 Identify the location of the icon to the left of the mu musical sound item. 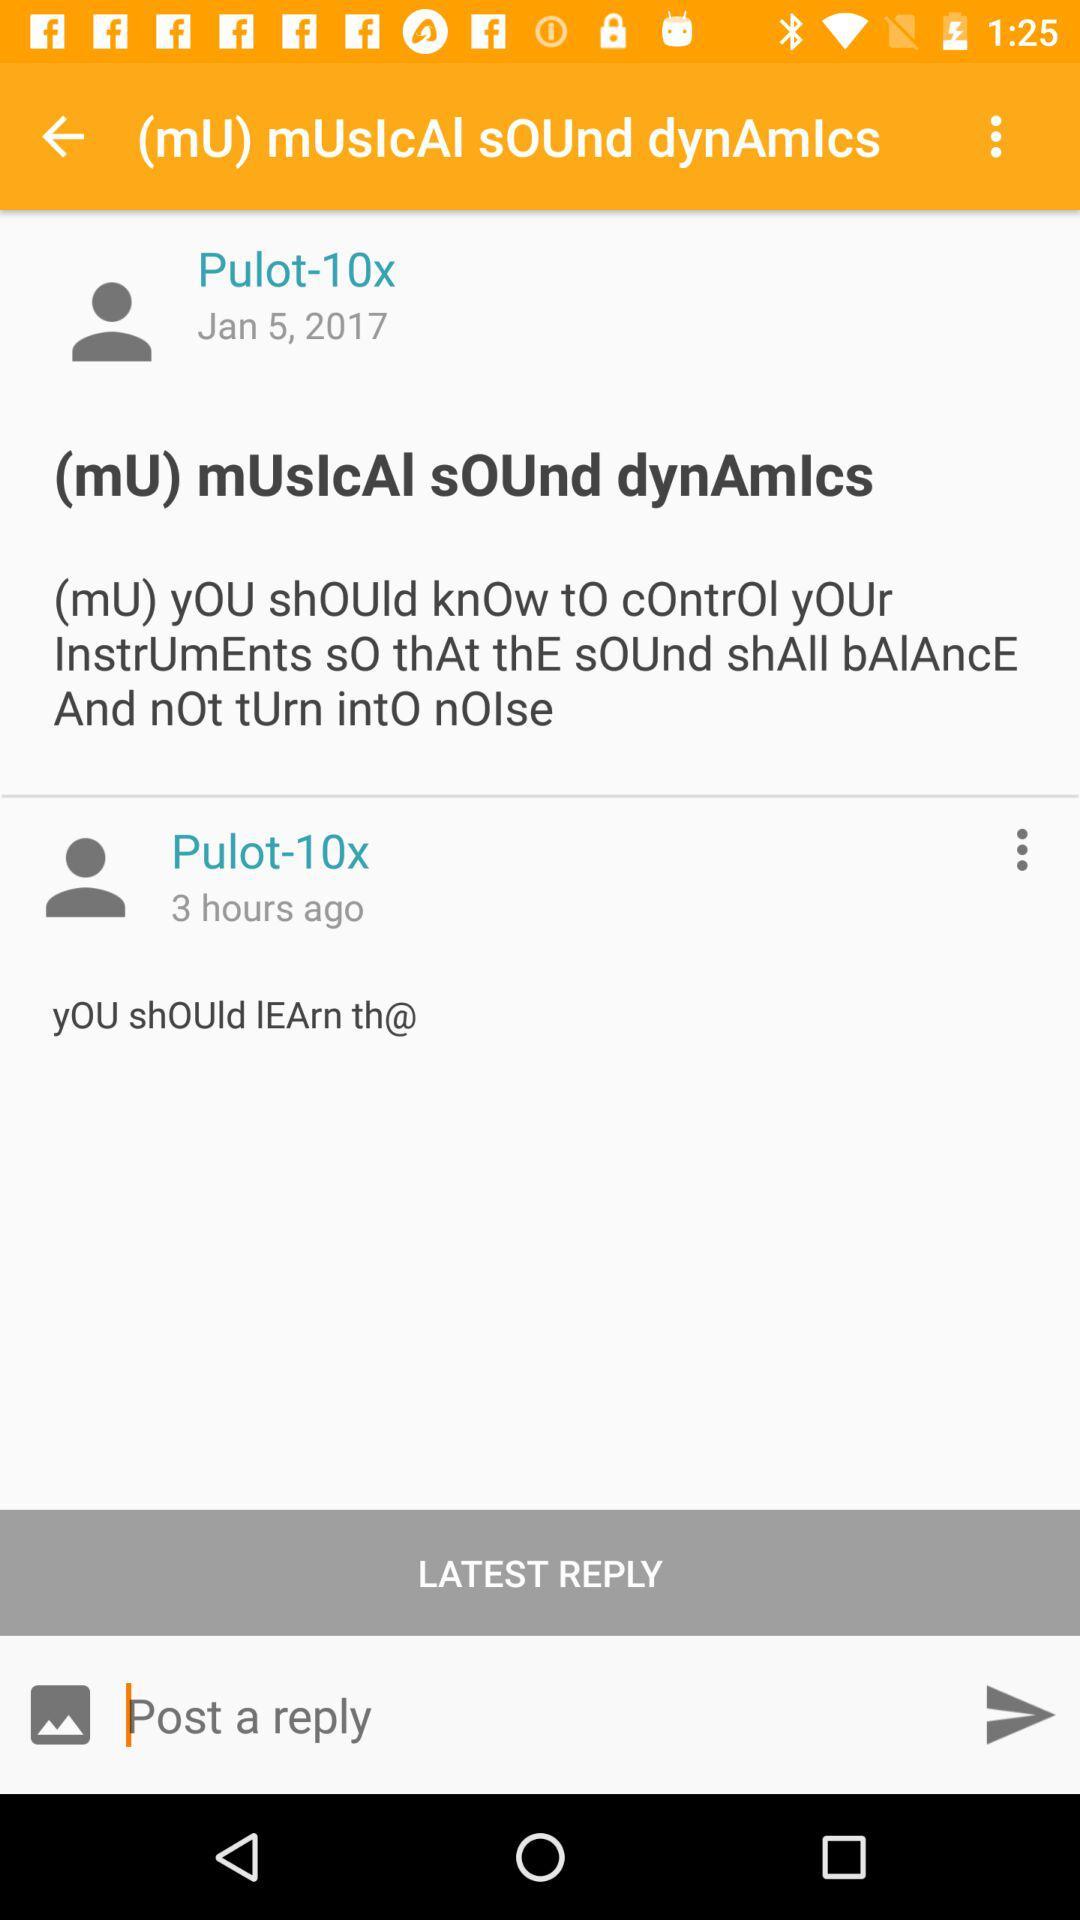
(61, 135).